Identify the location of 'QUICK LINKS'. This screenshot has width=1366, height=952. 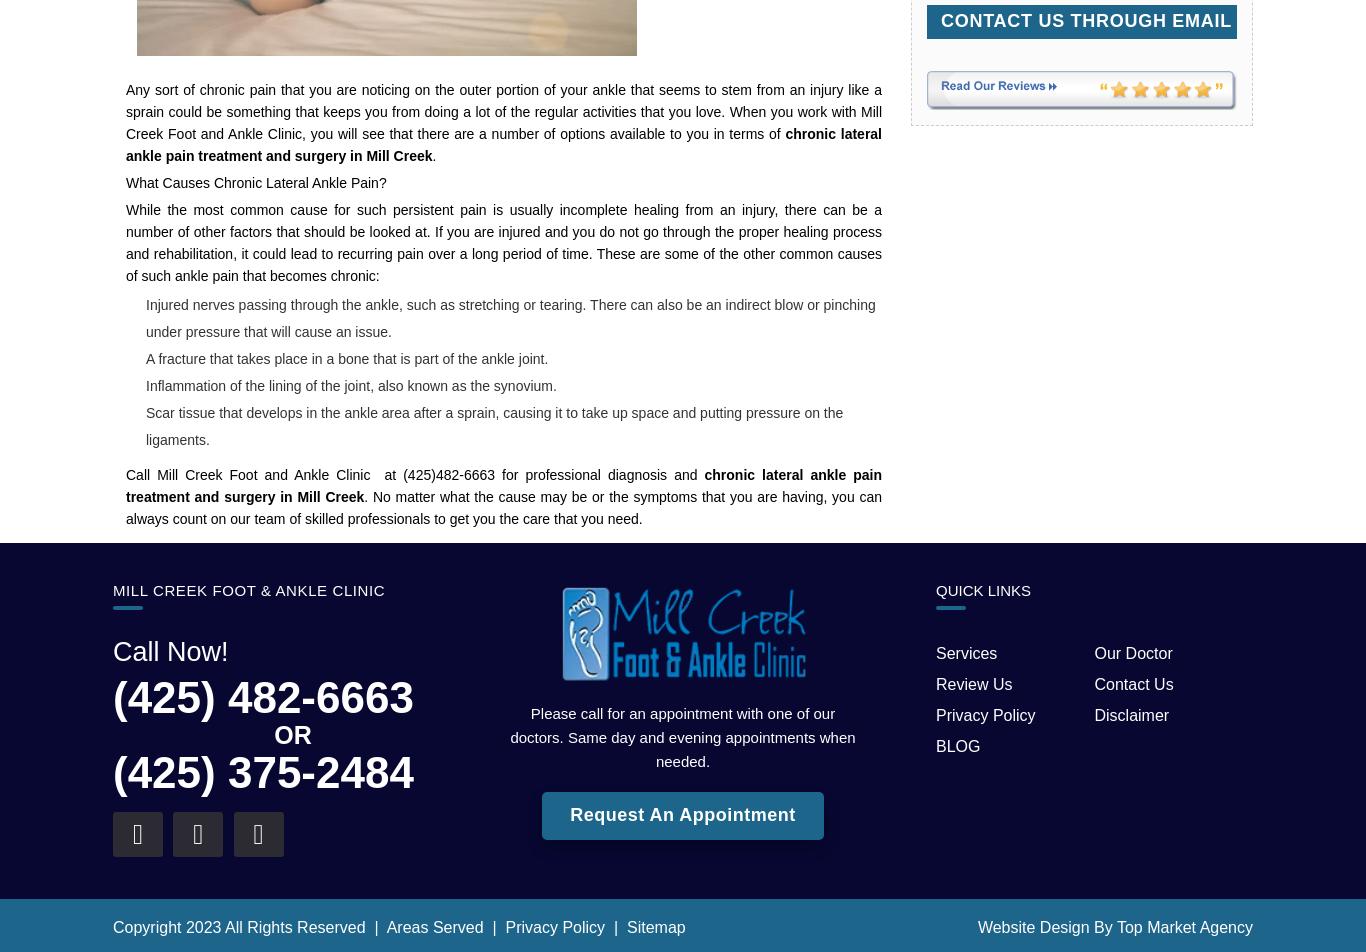
(983, 590).